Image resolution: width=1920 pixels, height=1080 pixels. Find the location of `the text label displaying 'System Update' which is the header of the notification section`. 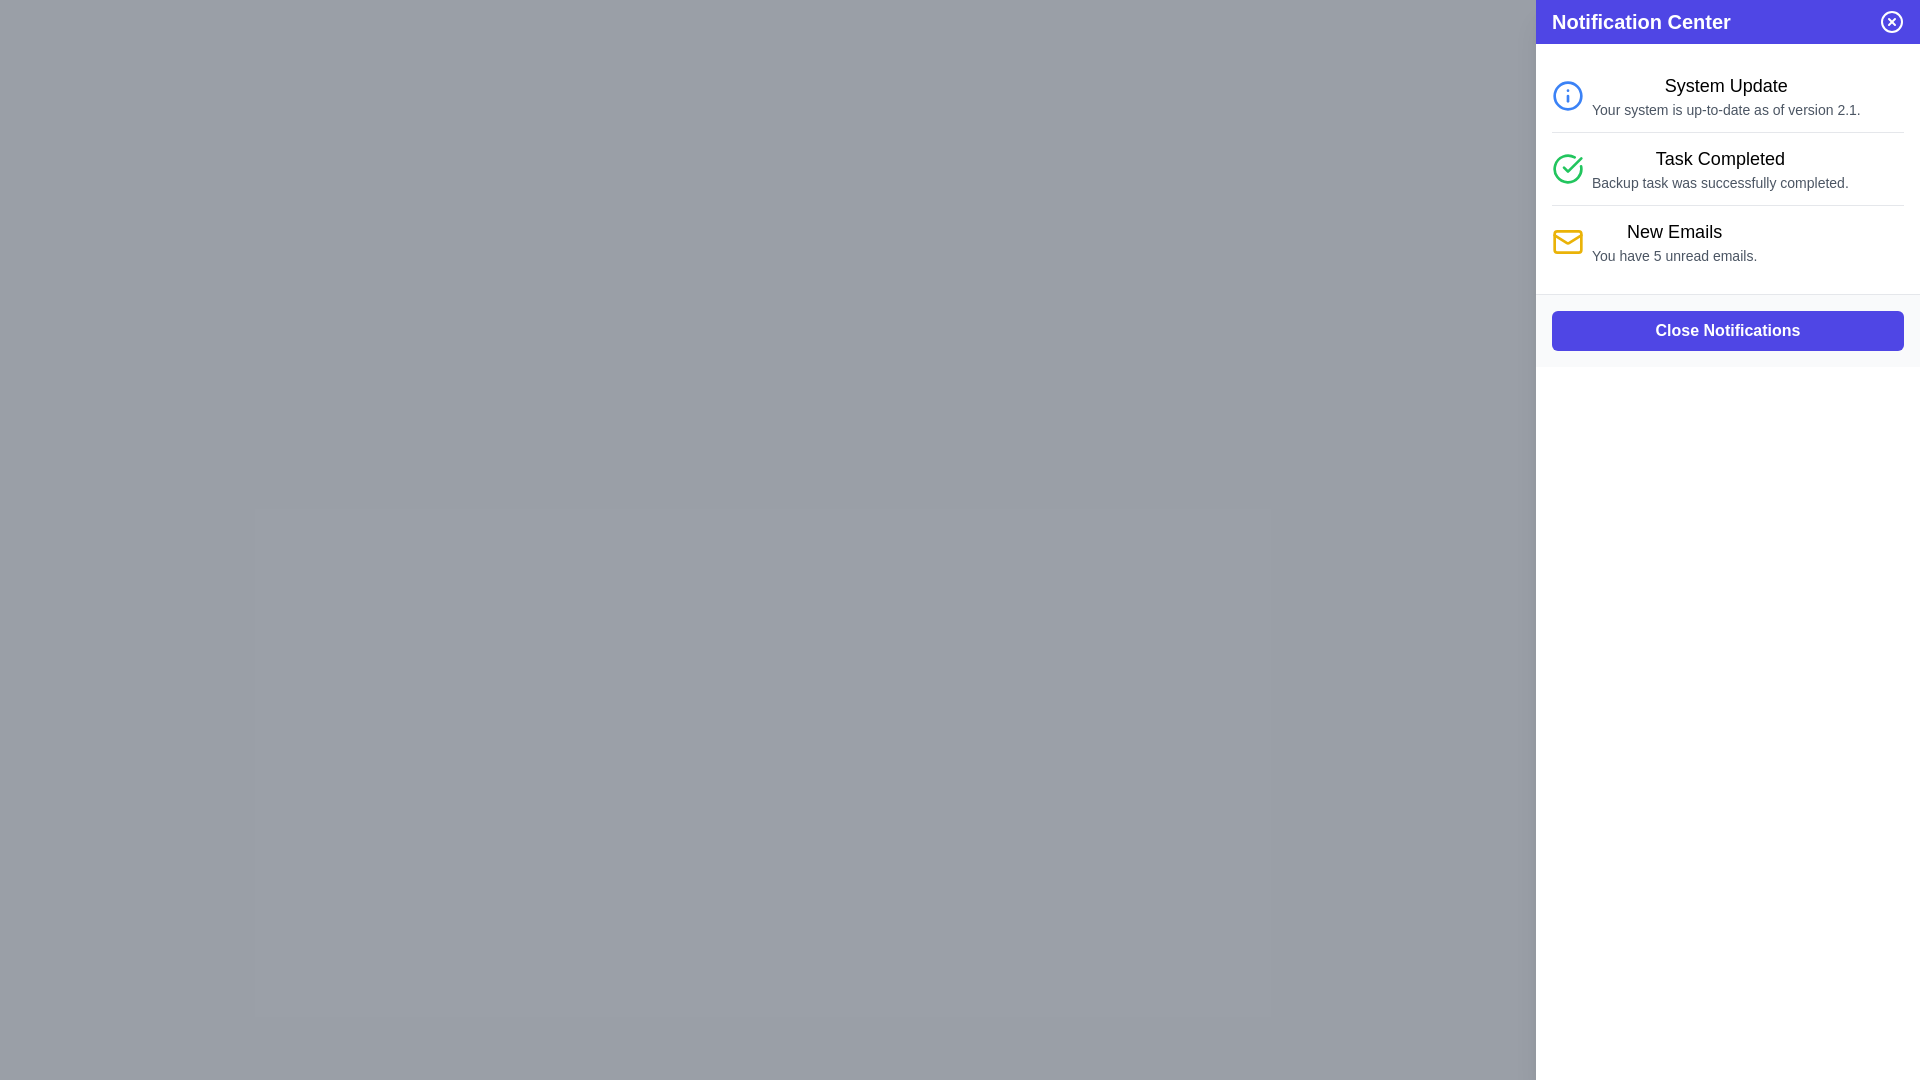

the text label displaying 'System Update' which is the header of the notification section is located at coordinates (1725, 84).